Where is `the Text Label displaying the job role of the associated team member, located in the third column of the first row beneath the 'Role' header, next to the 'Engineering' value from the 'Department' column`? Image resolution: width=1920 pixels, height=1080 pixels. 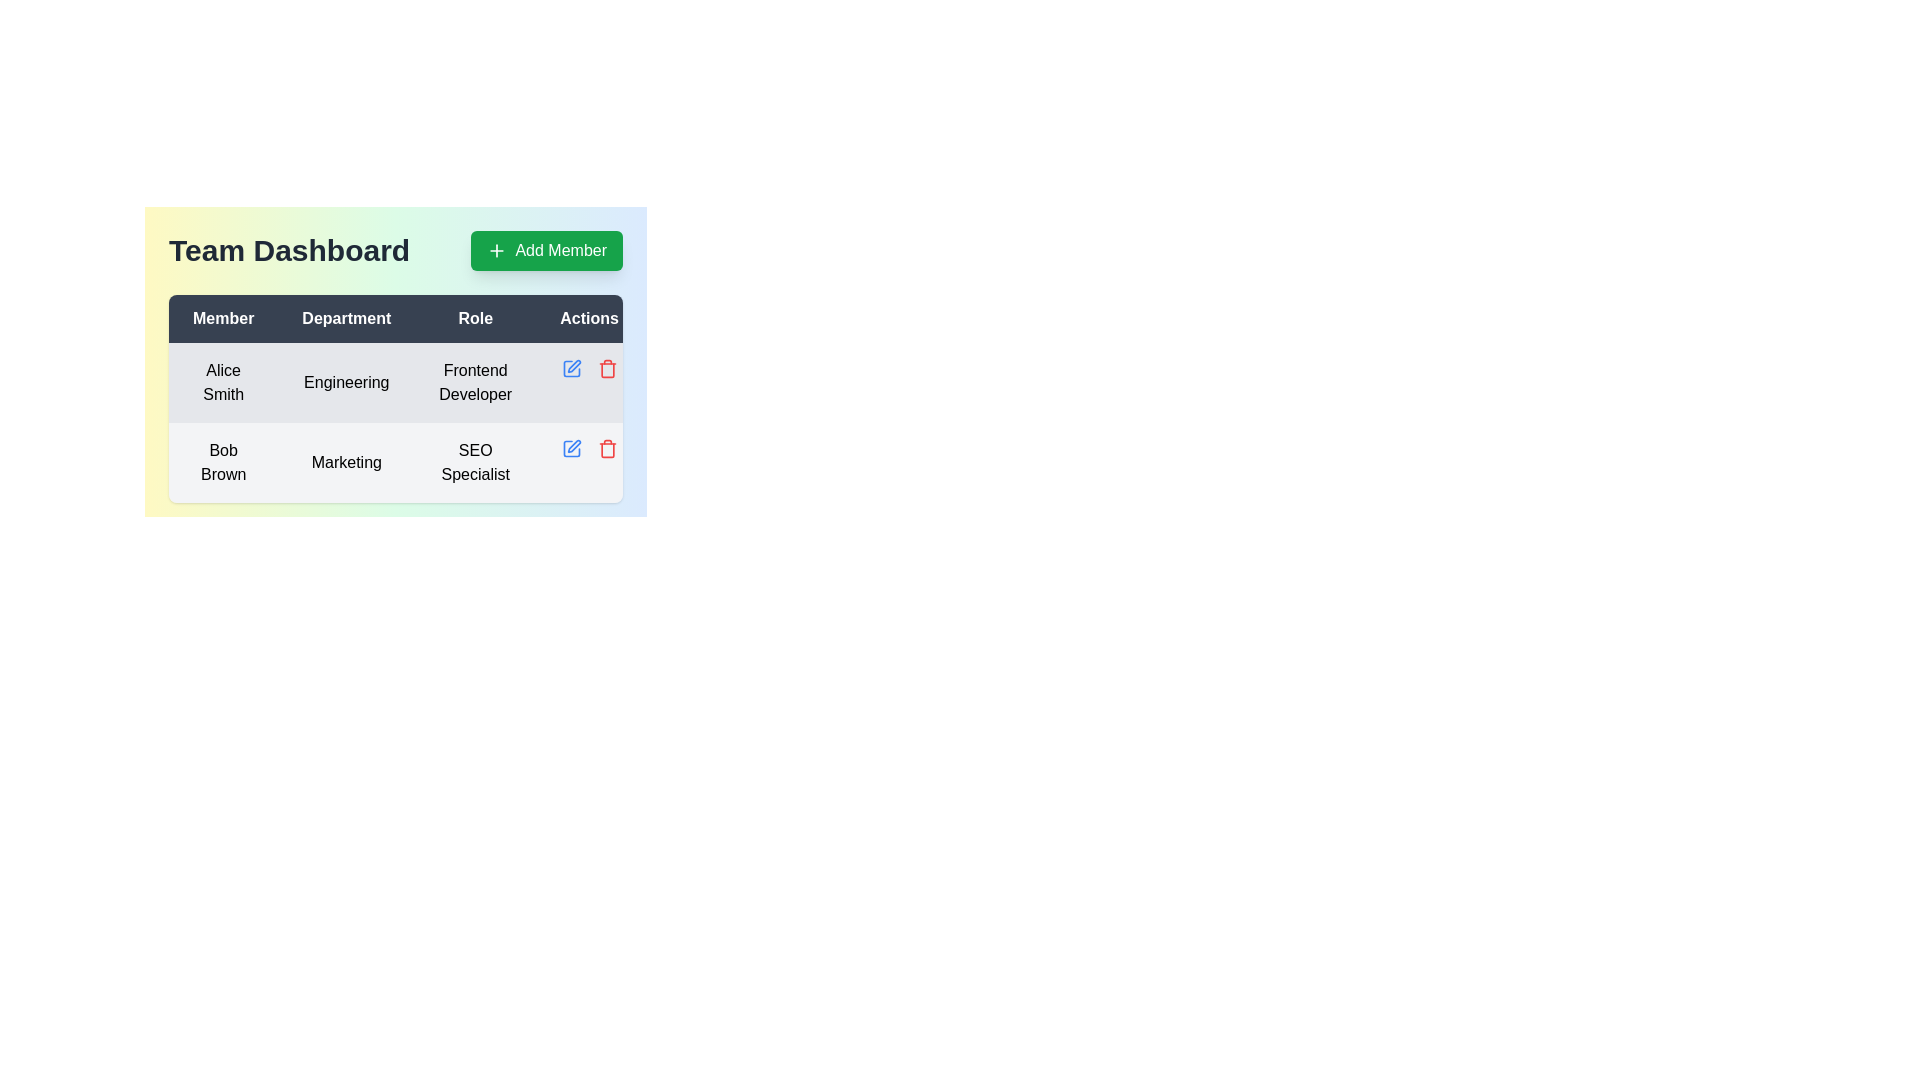
the Text Label displaying the job role of the associated team member, located in the third column of the first row beneath the 'Role' header, next to the 'Engineering' value from the 'Department' column is located at coordinates (474, 382).